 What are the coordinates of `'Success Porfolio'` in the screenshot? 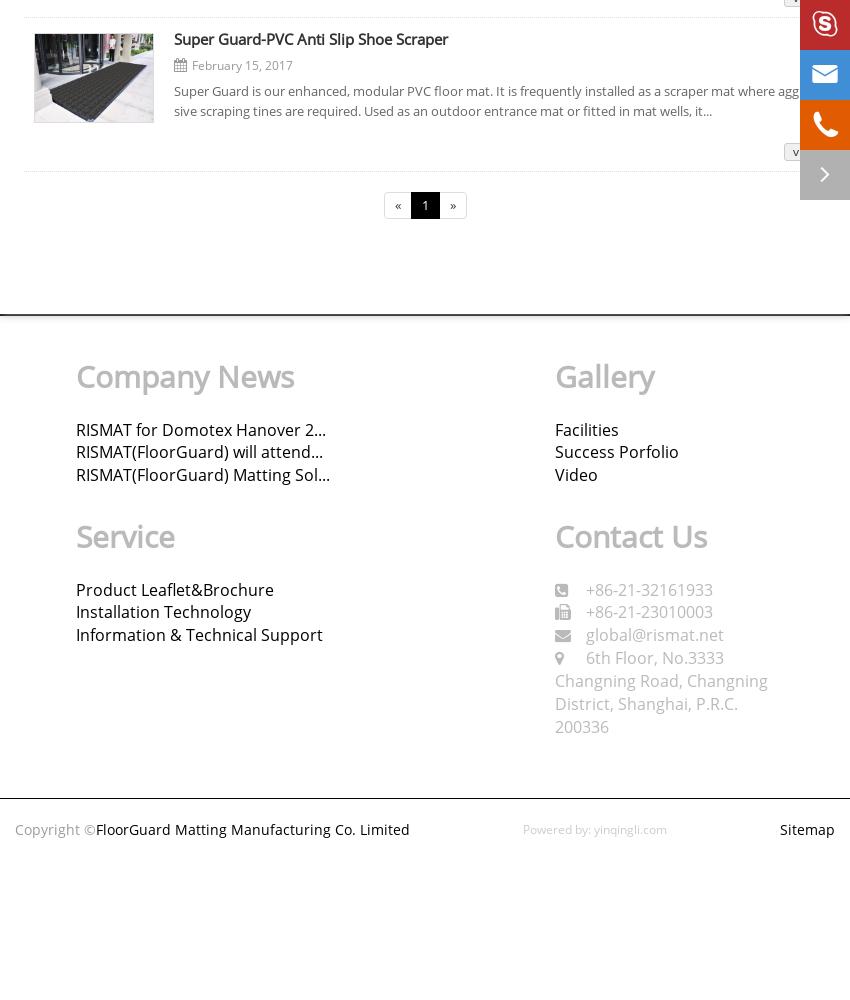 It's located at (614, 451).